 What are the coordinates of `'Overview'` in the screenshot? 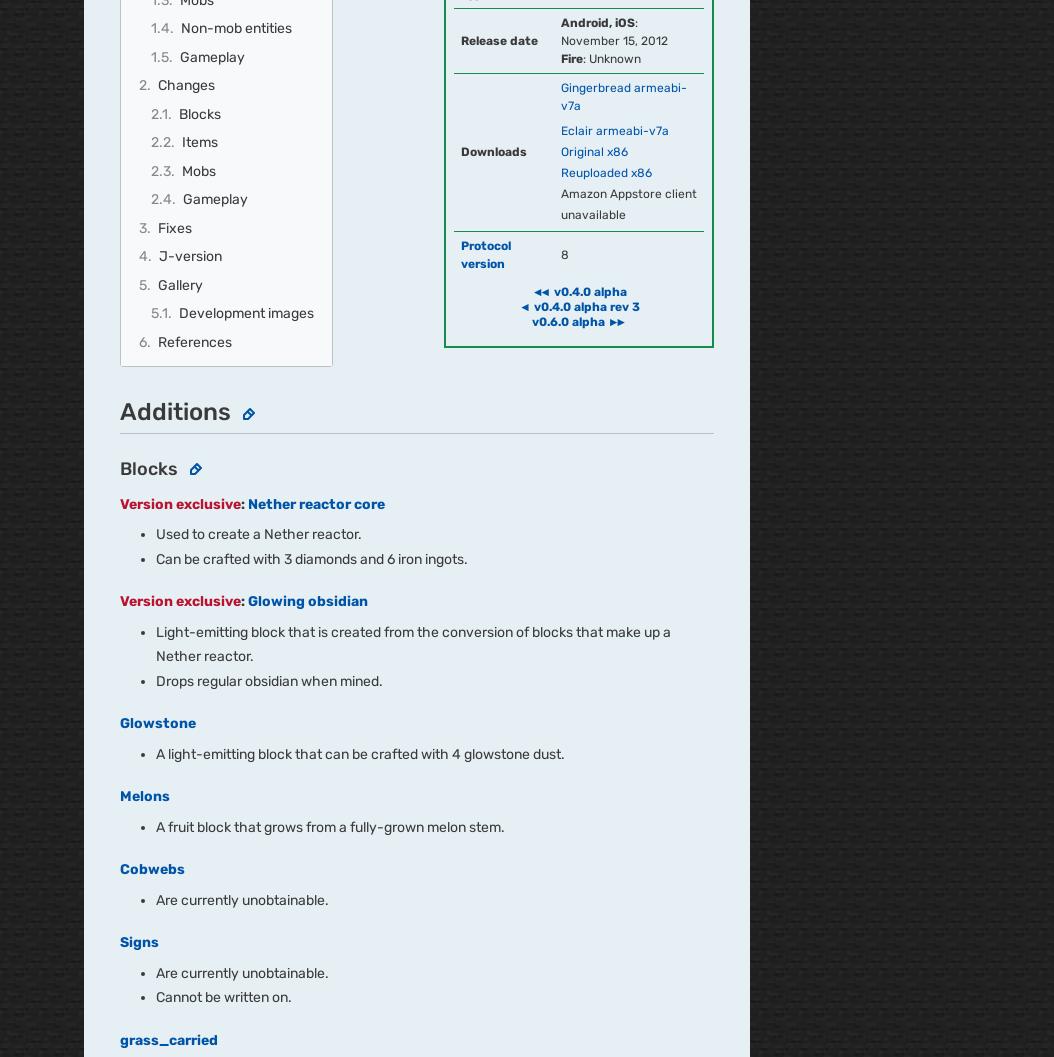 It's located at (115, 501).